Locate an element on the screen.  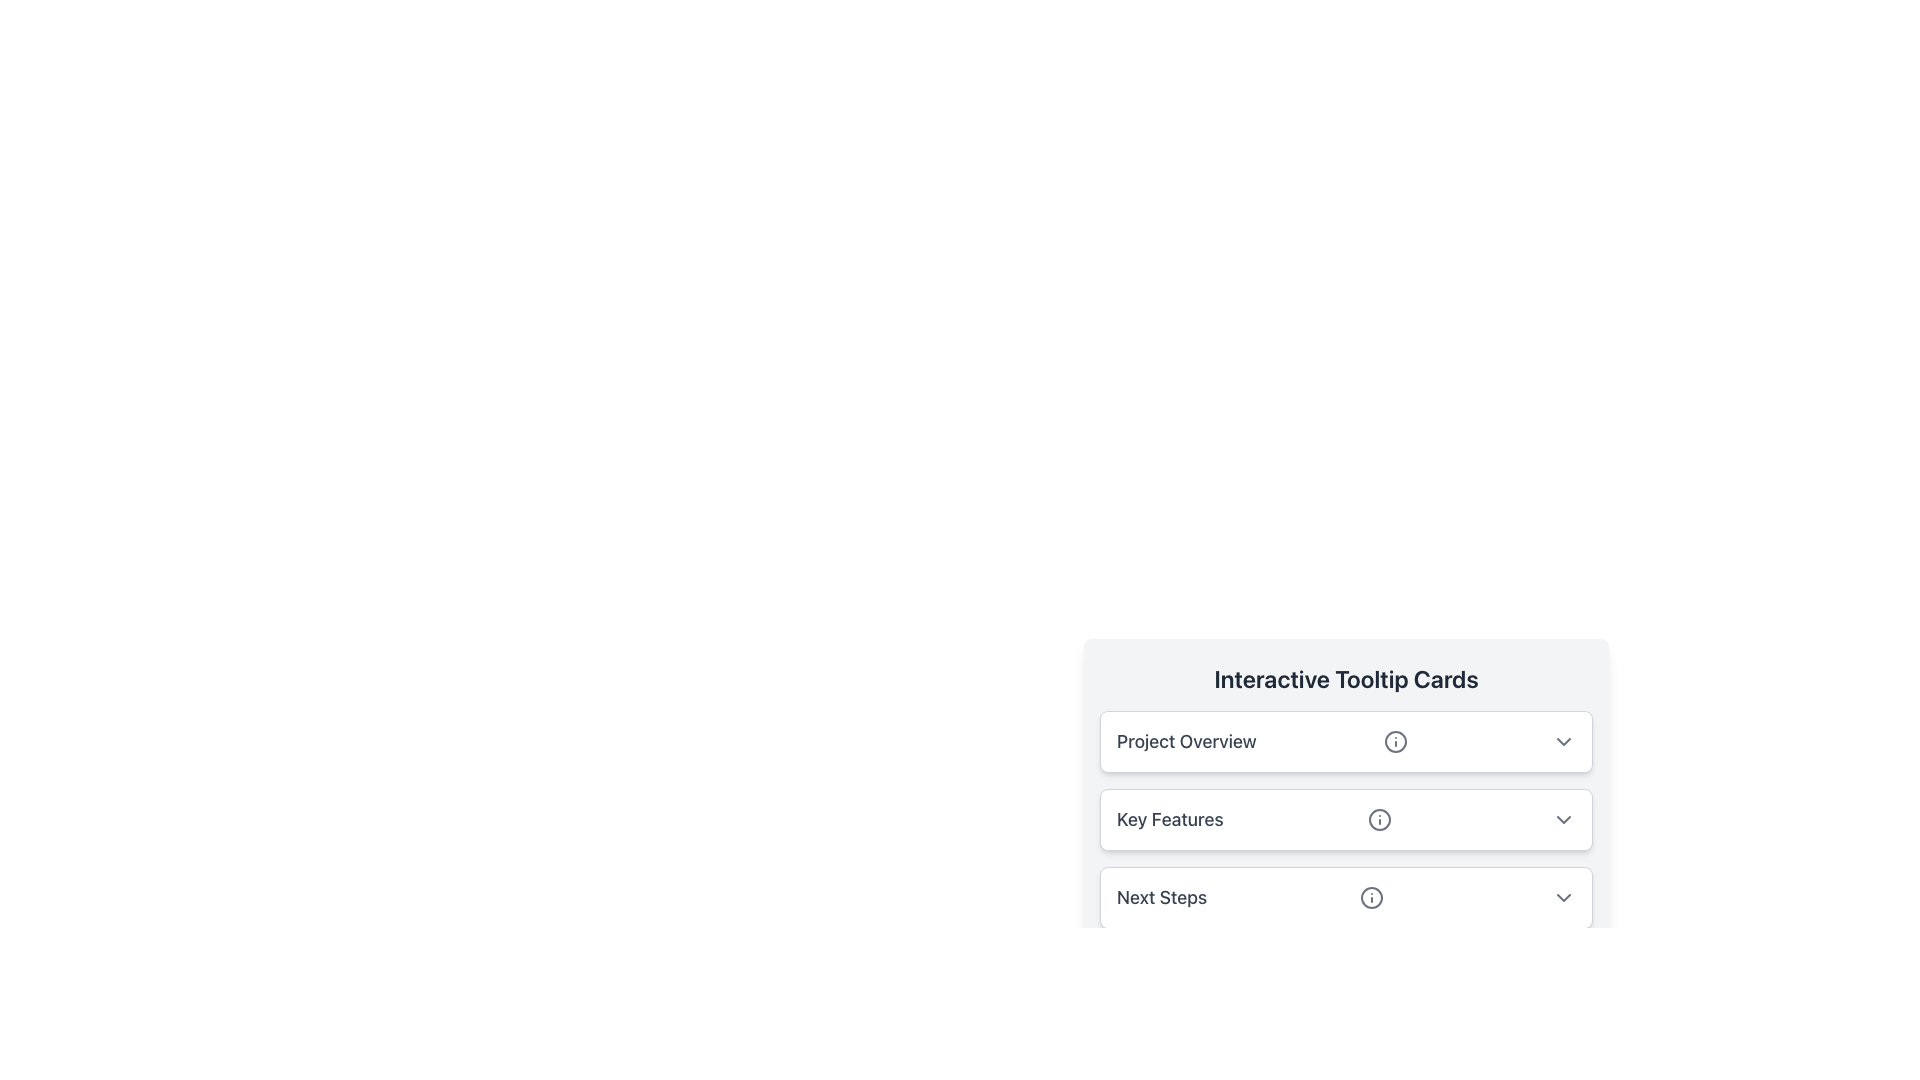
the decorative icon element located in the middle of the interactive tooltip card list is located at coordinates (1378, 820).